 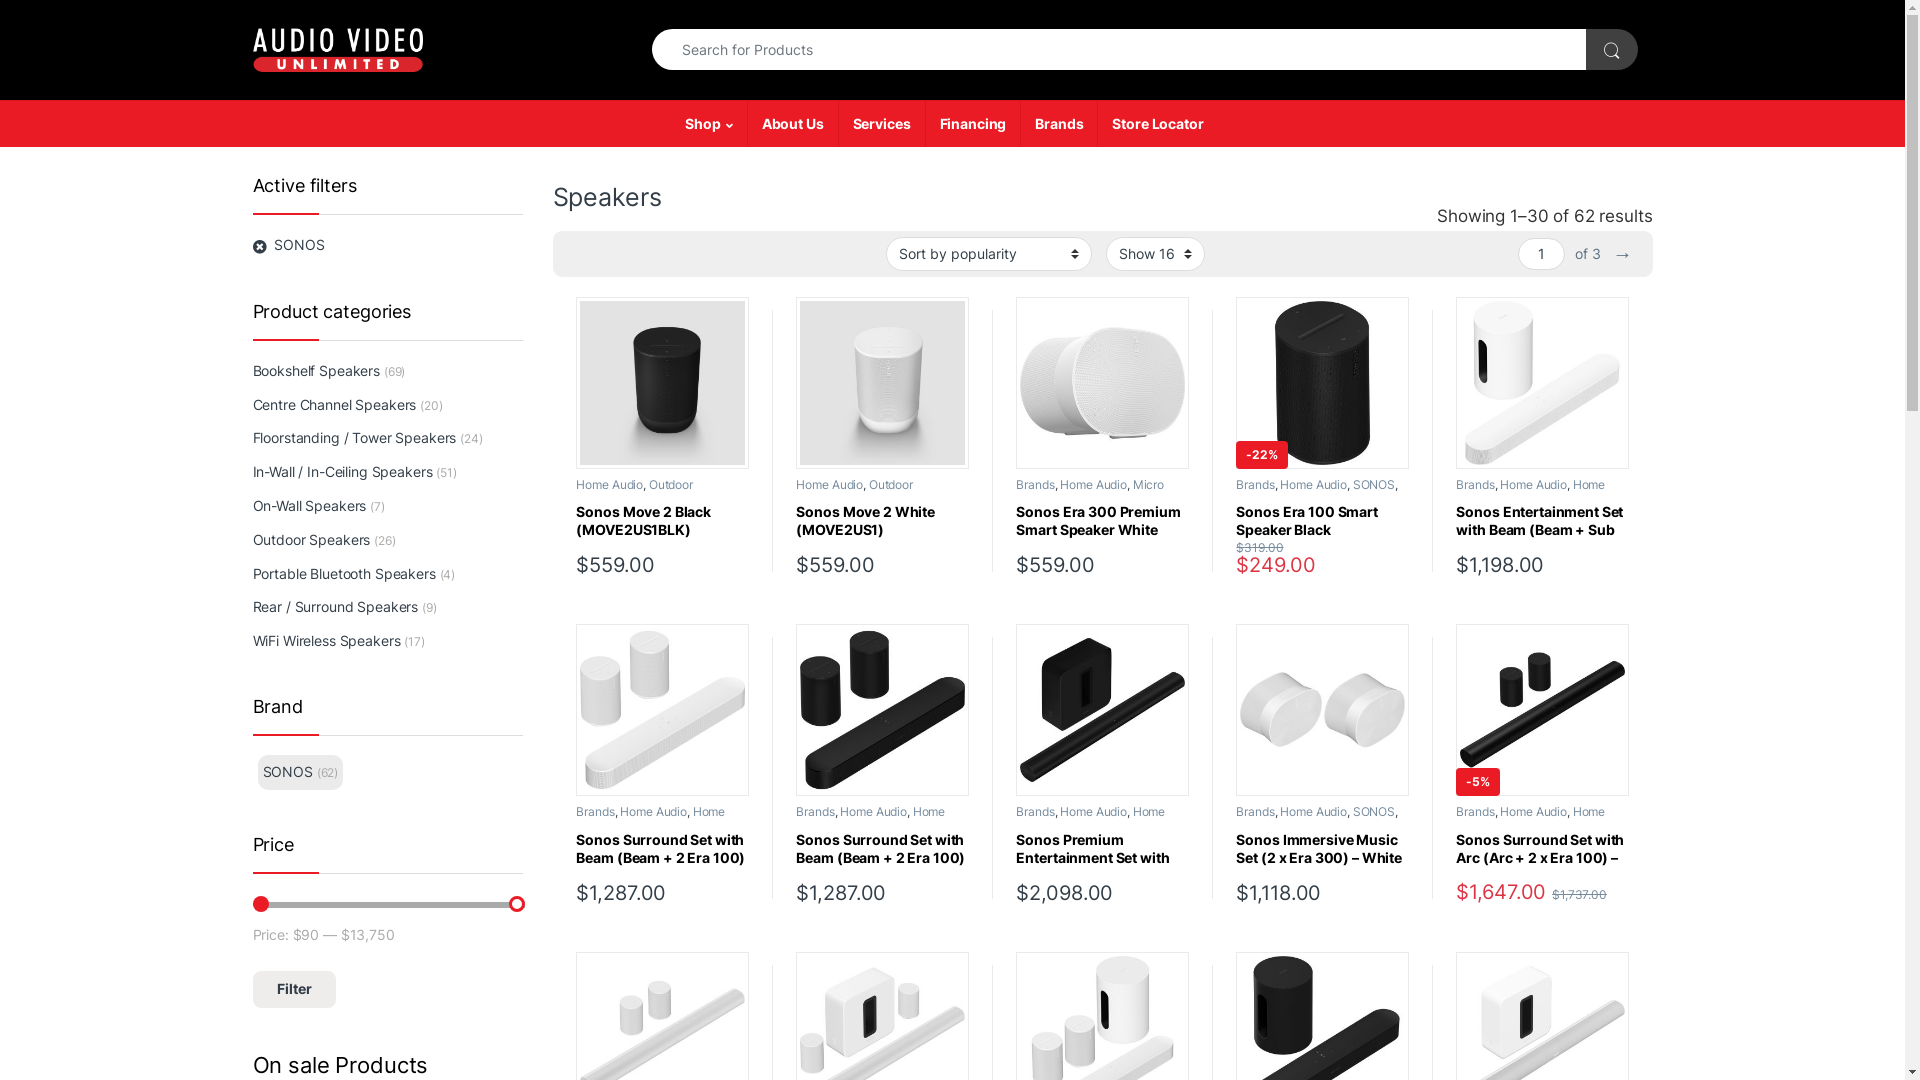 I want to click on 'Store Locator', so click(x=1156, y=123).